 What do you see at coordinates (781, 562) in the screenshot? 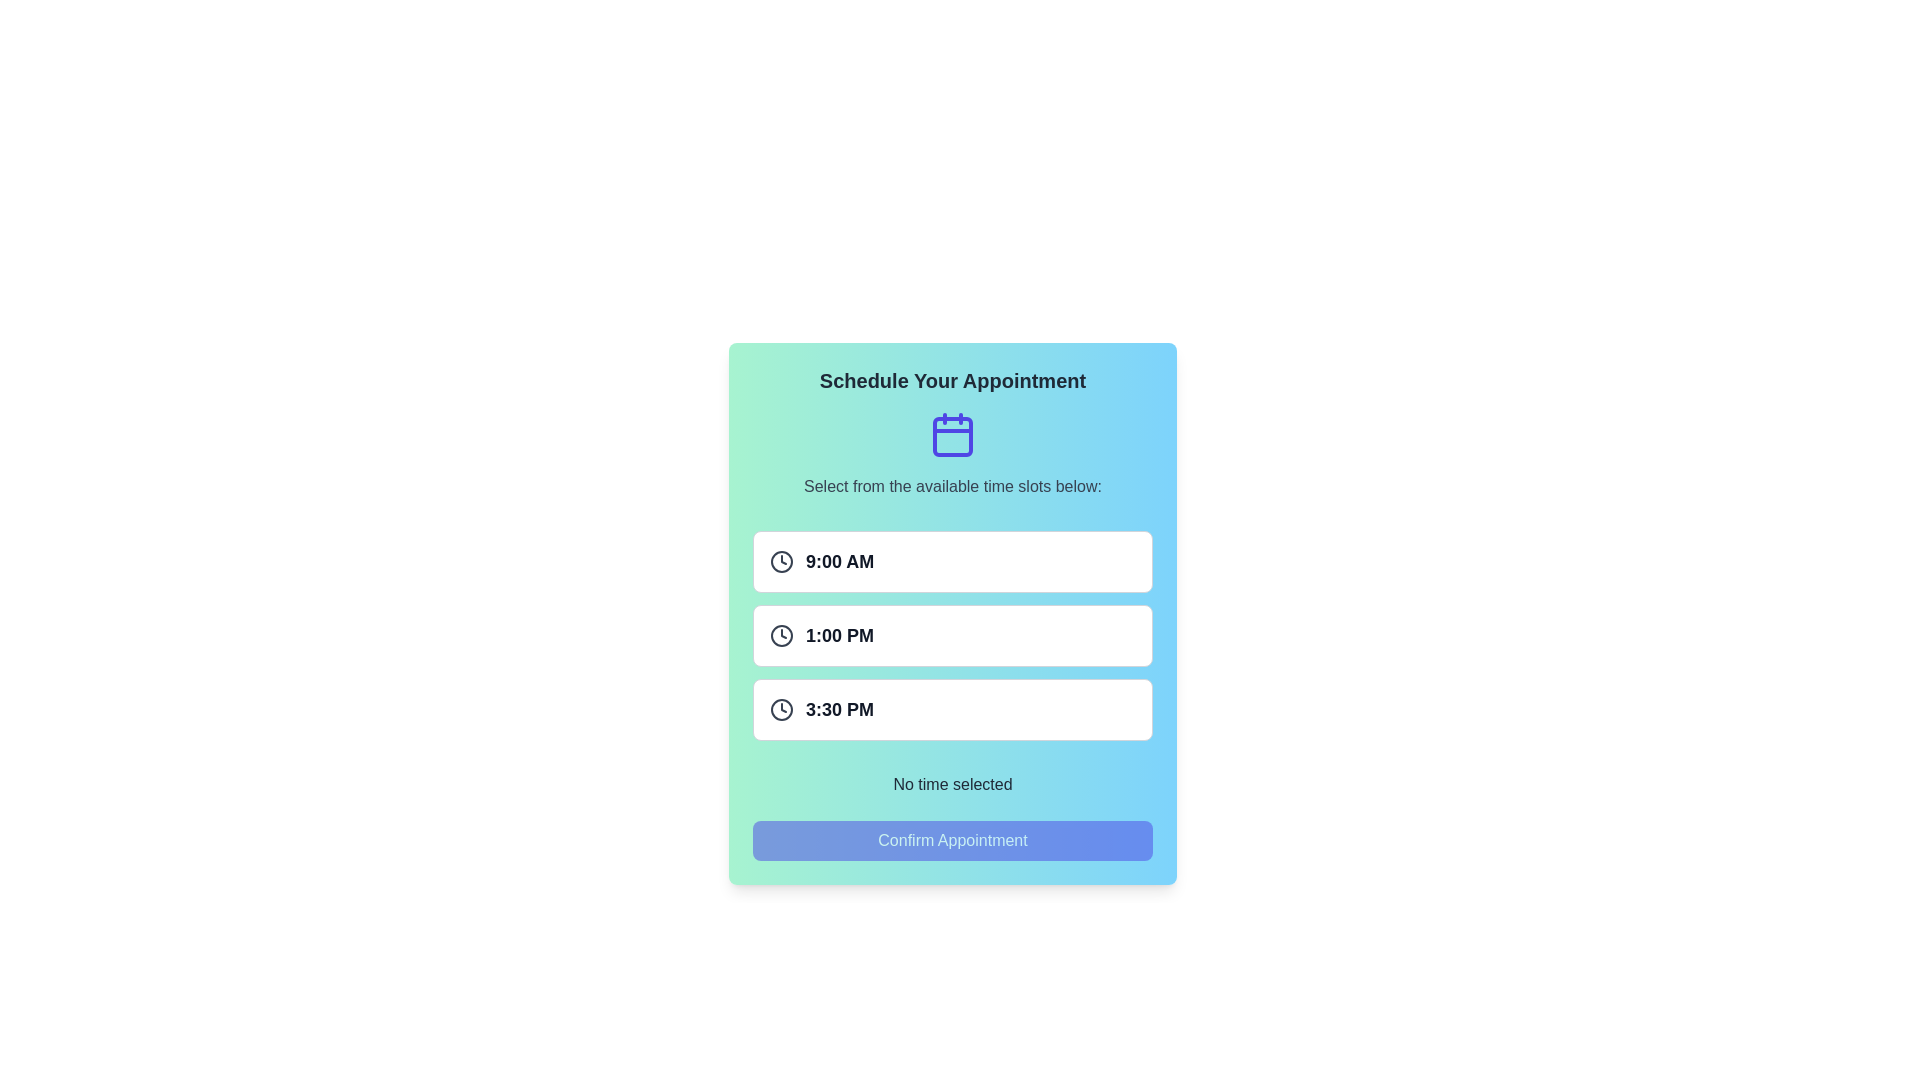
I see `the decorative clock icon component that visually represents a clock face, located to the left of the '9:00 AM' label in the first time slot of the appointment selector interface` at bounding box center [781, 562].